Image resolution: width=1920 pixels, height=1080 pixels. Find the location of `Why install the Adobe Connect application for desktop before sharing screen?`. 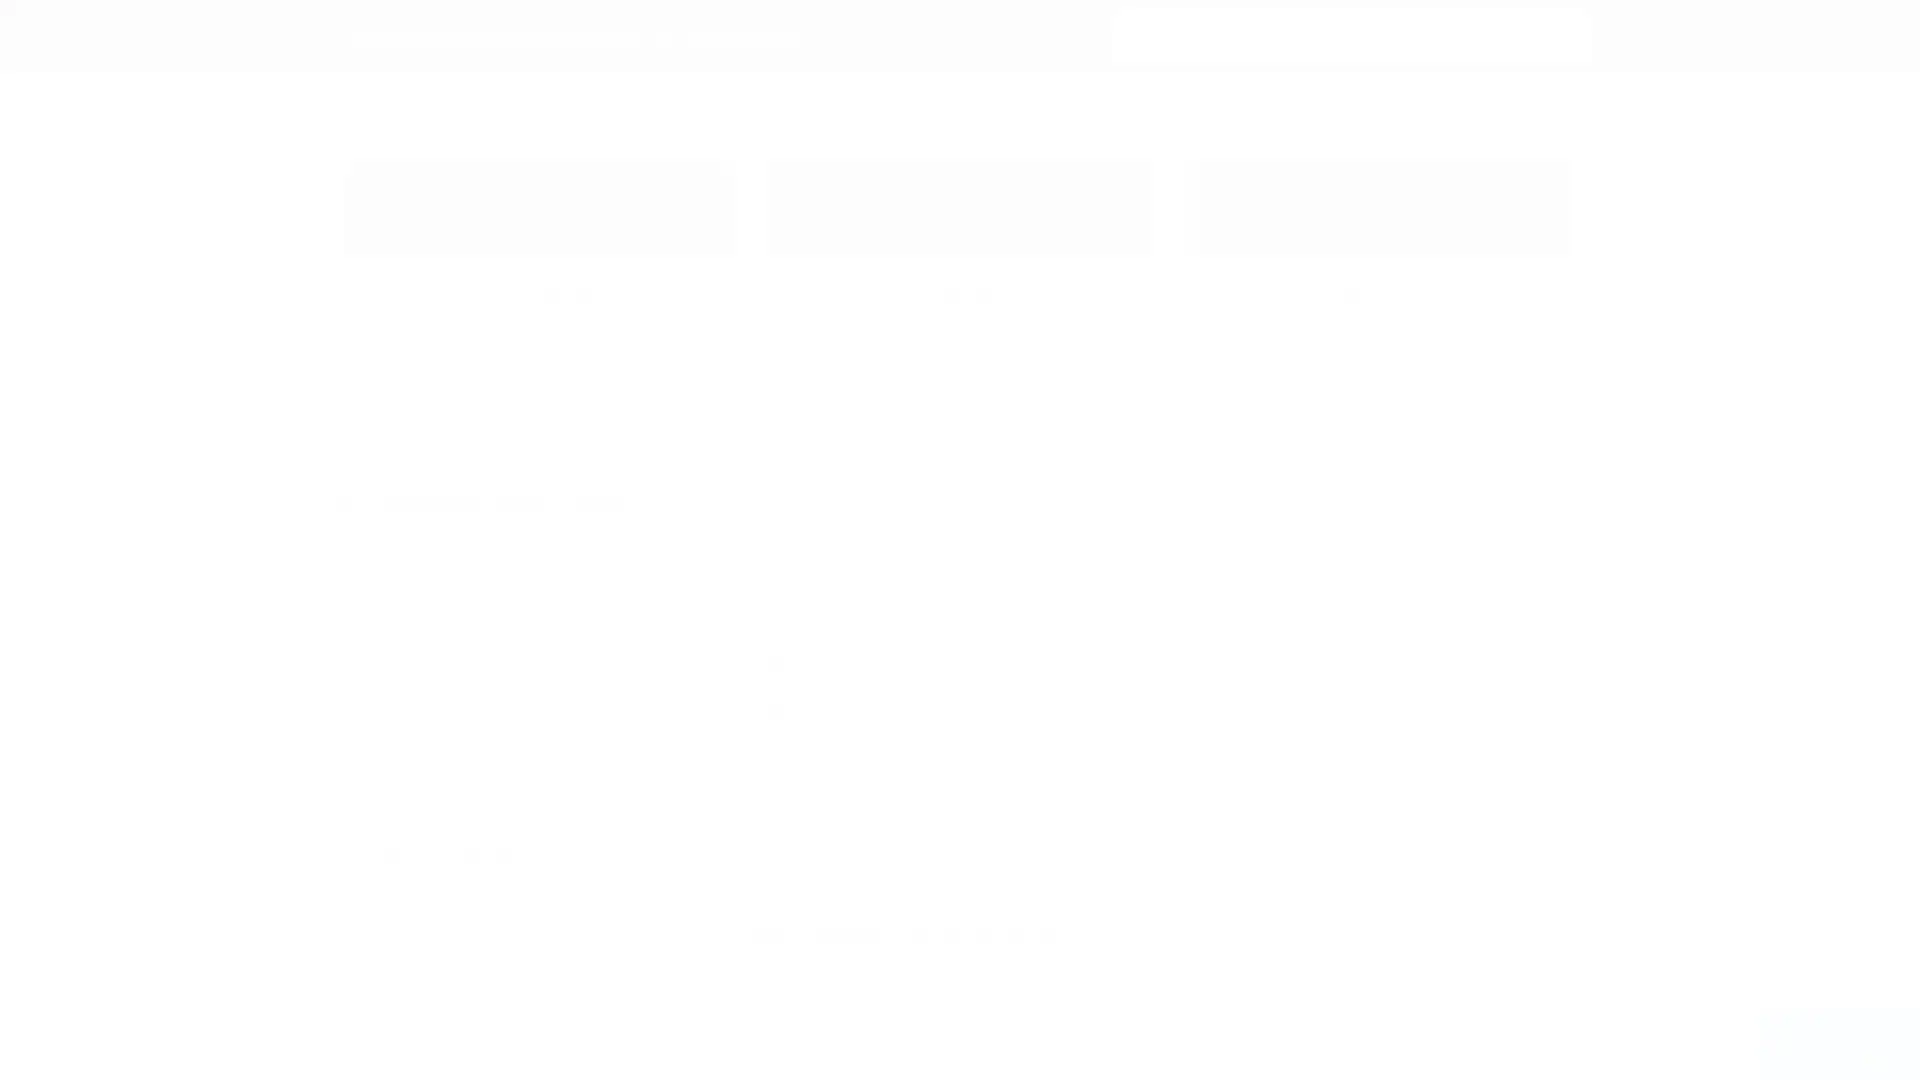

Why install the Adobe Connect application for desktop before sharing screen? is located at coordinates (1017, 708).